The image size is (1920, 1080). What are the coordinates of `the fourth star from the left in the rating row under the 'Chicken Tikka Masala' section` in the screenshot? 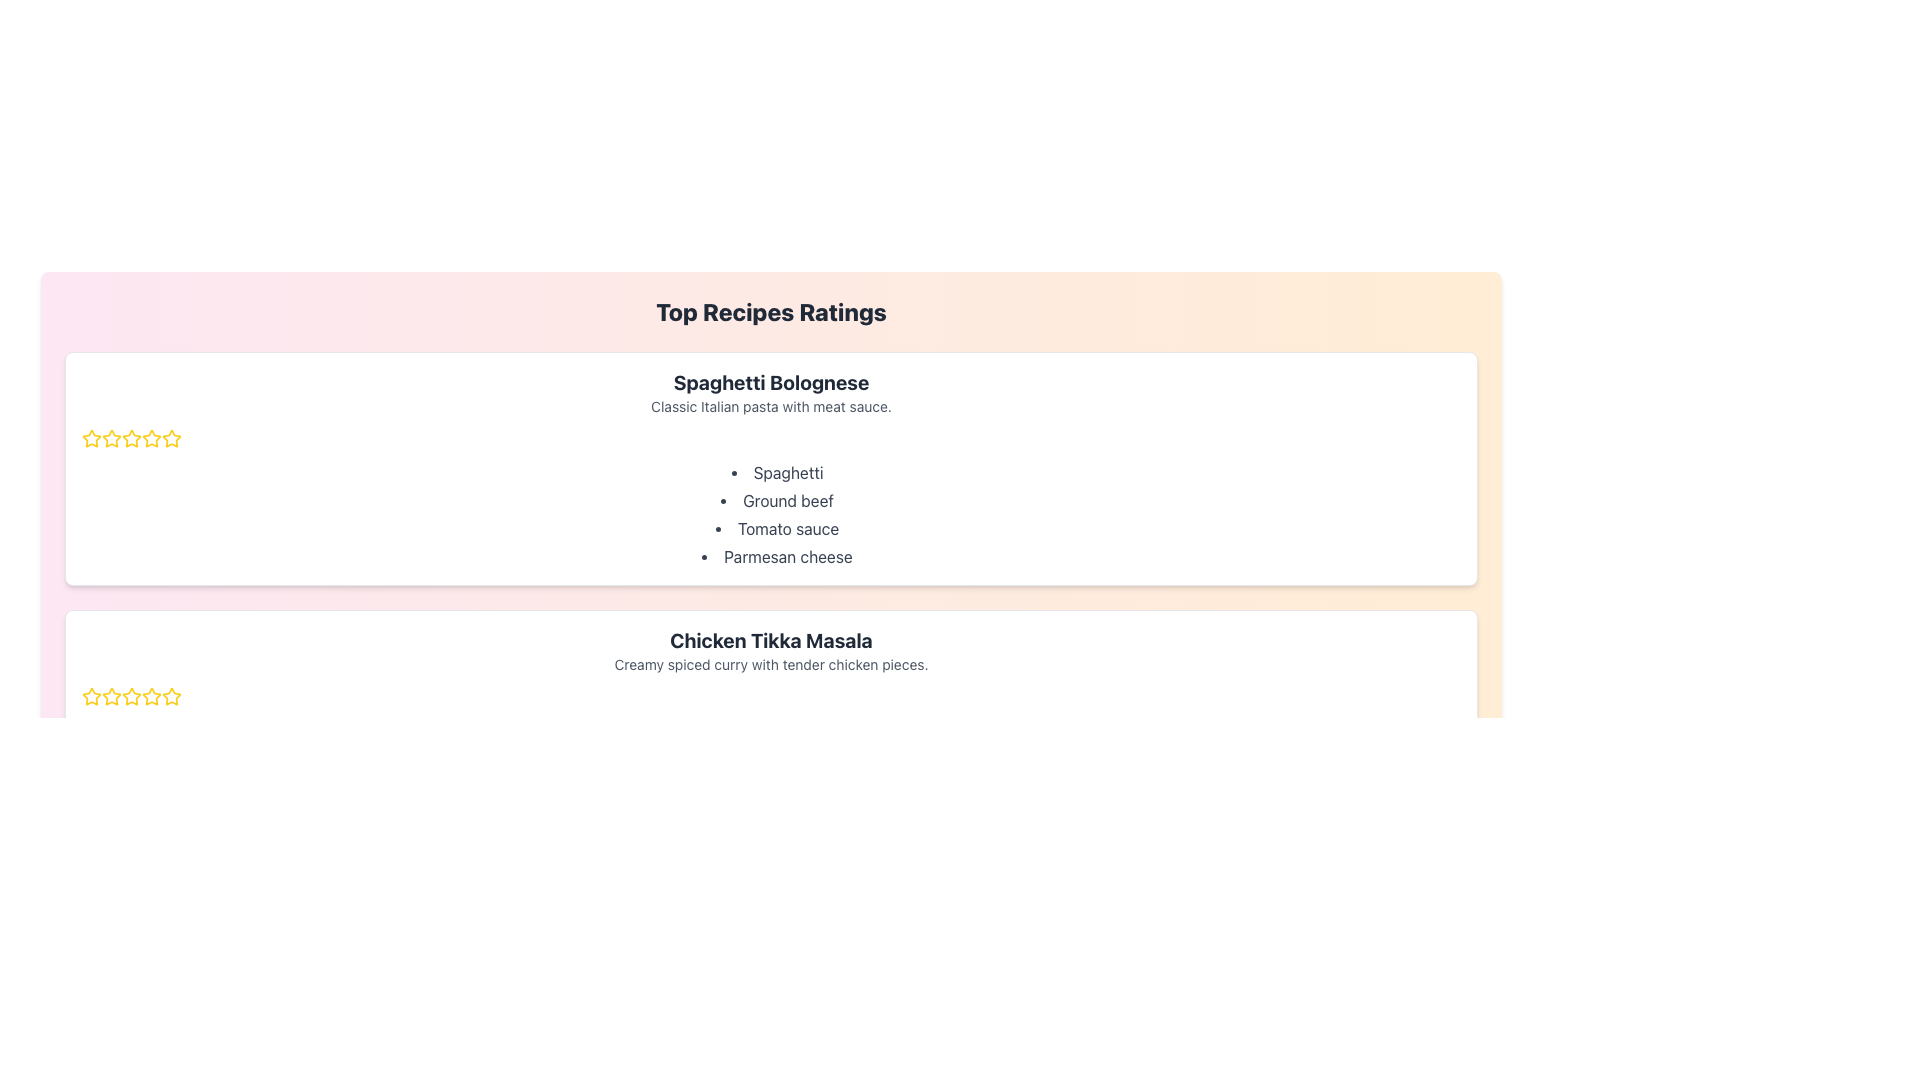 It's located at (172, 695).